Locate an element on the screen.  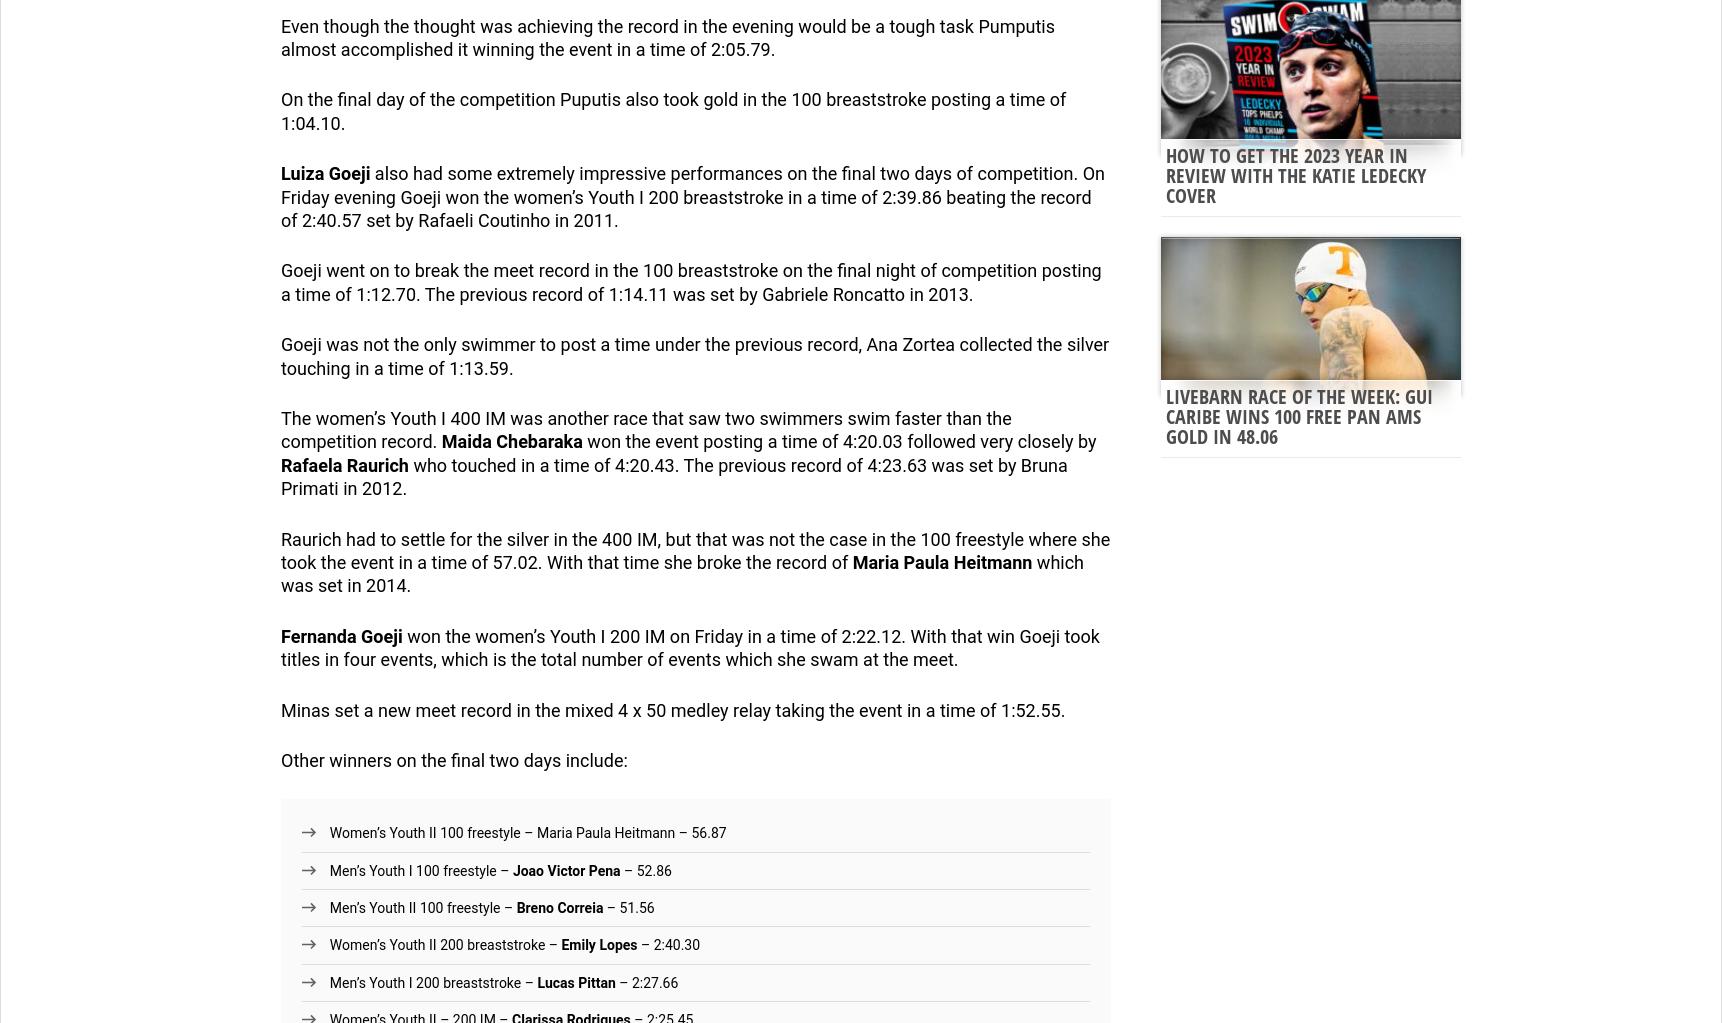
'– 52.86' is located at coordinates (619, 869).